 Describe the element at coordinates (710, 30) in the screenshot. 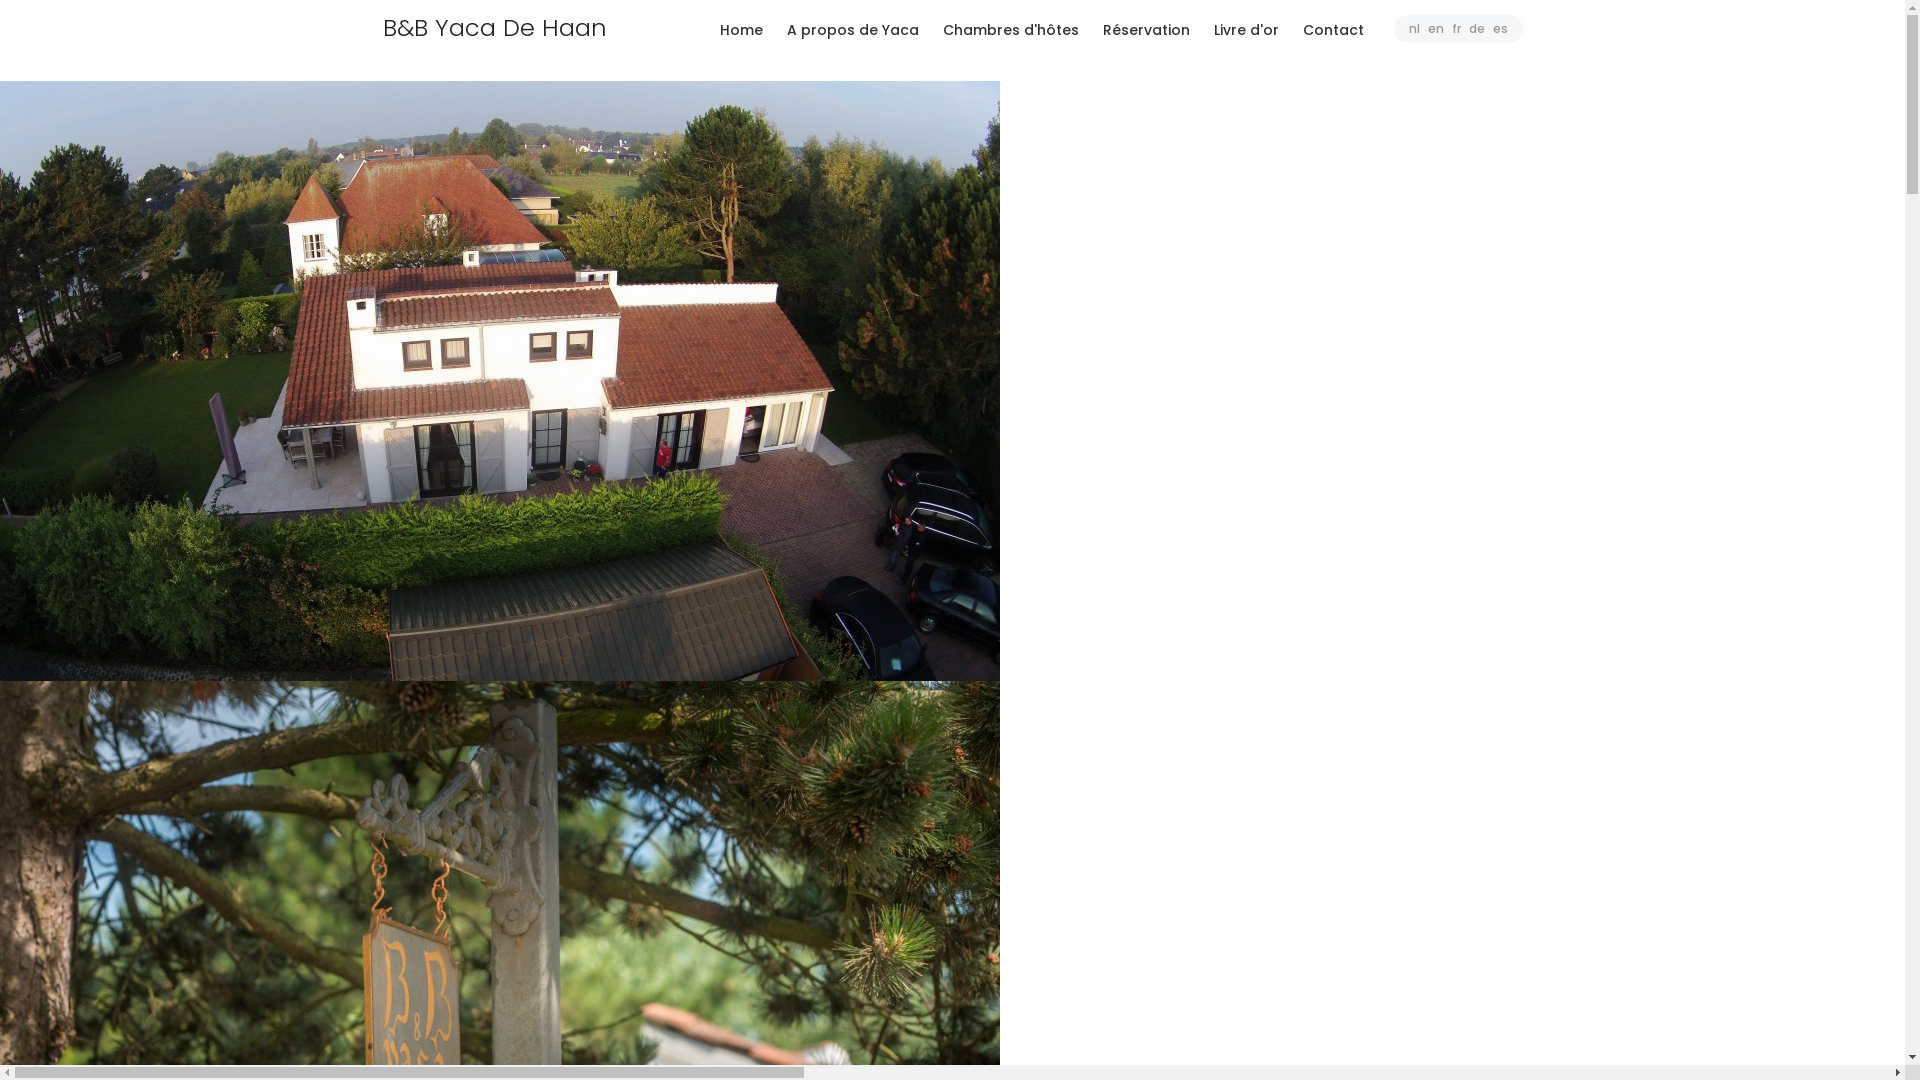

I see `'Home'` at that location.